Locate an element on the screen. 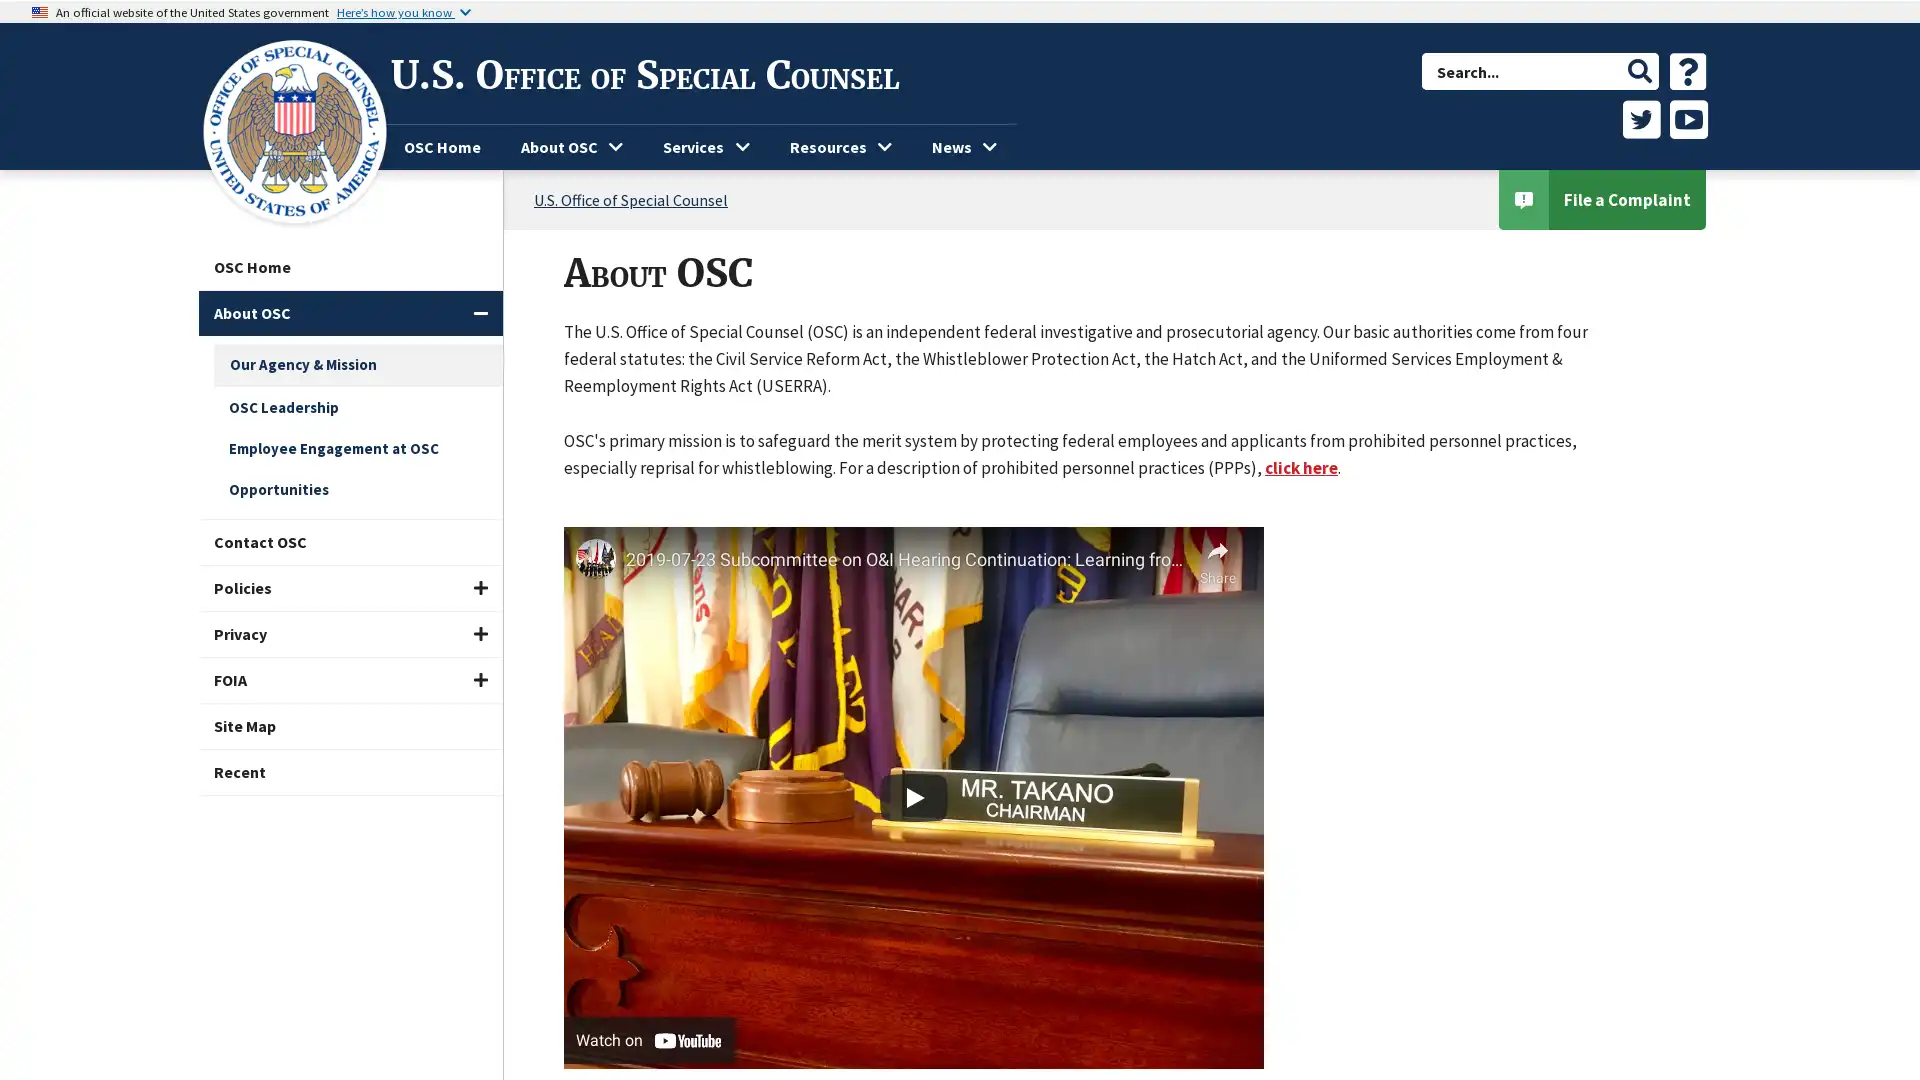 This screenshot has height=1080, width=1920. Services is located at coordinates (705, 146).